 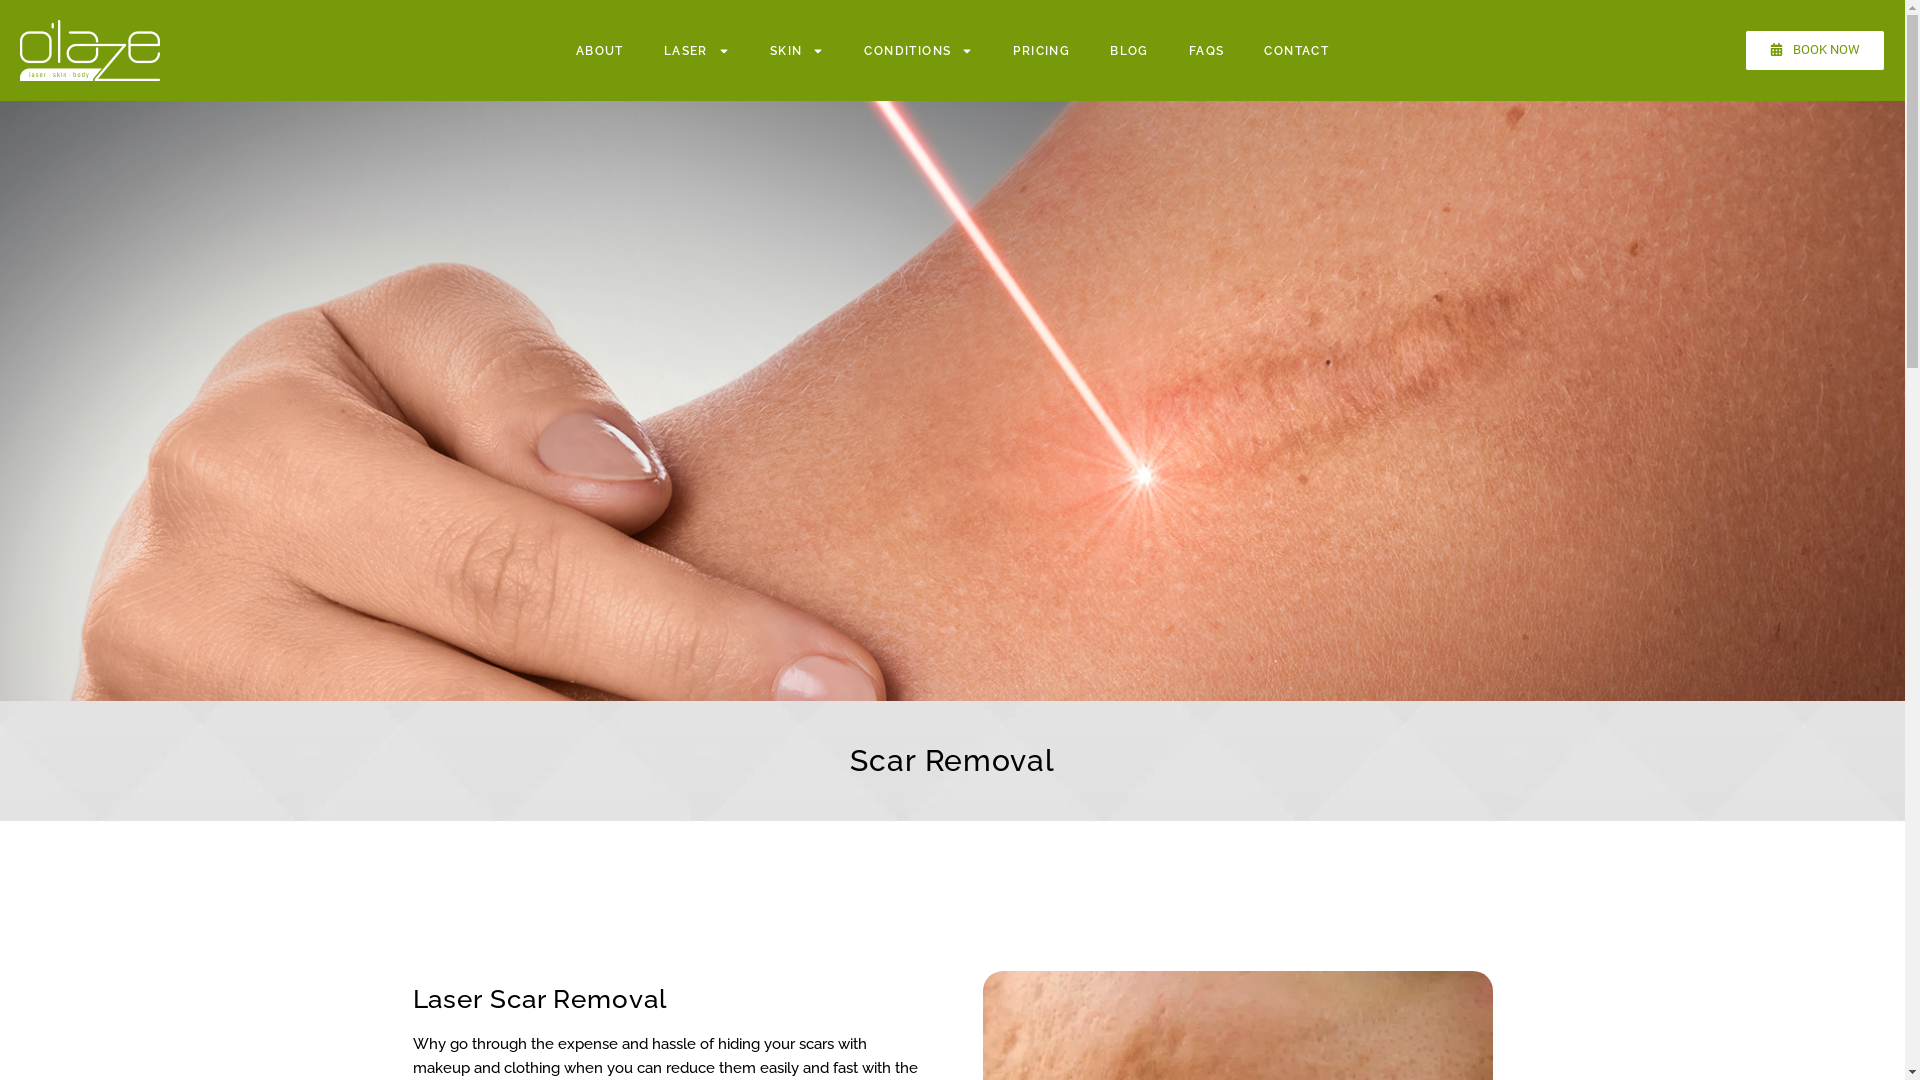 I want to click on 'BLOG', so click(x=1129, y=49).